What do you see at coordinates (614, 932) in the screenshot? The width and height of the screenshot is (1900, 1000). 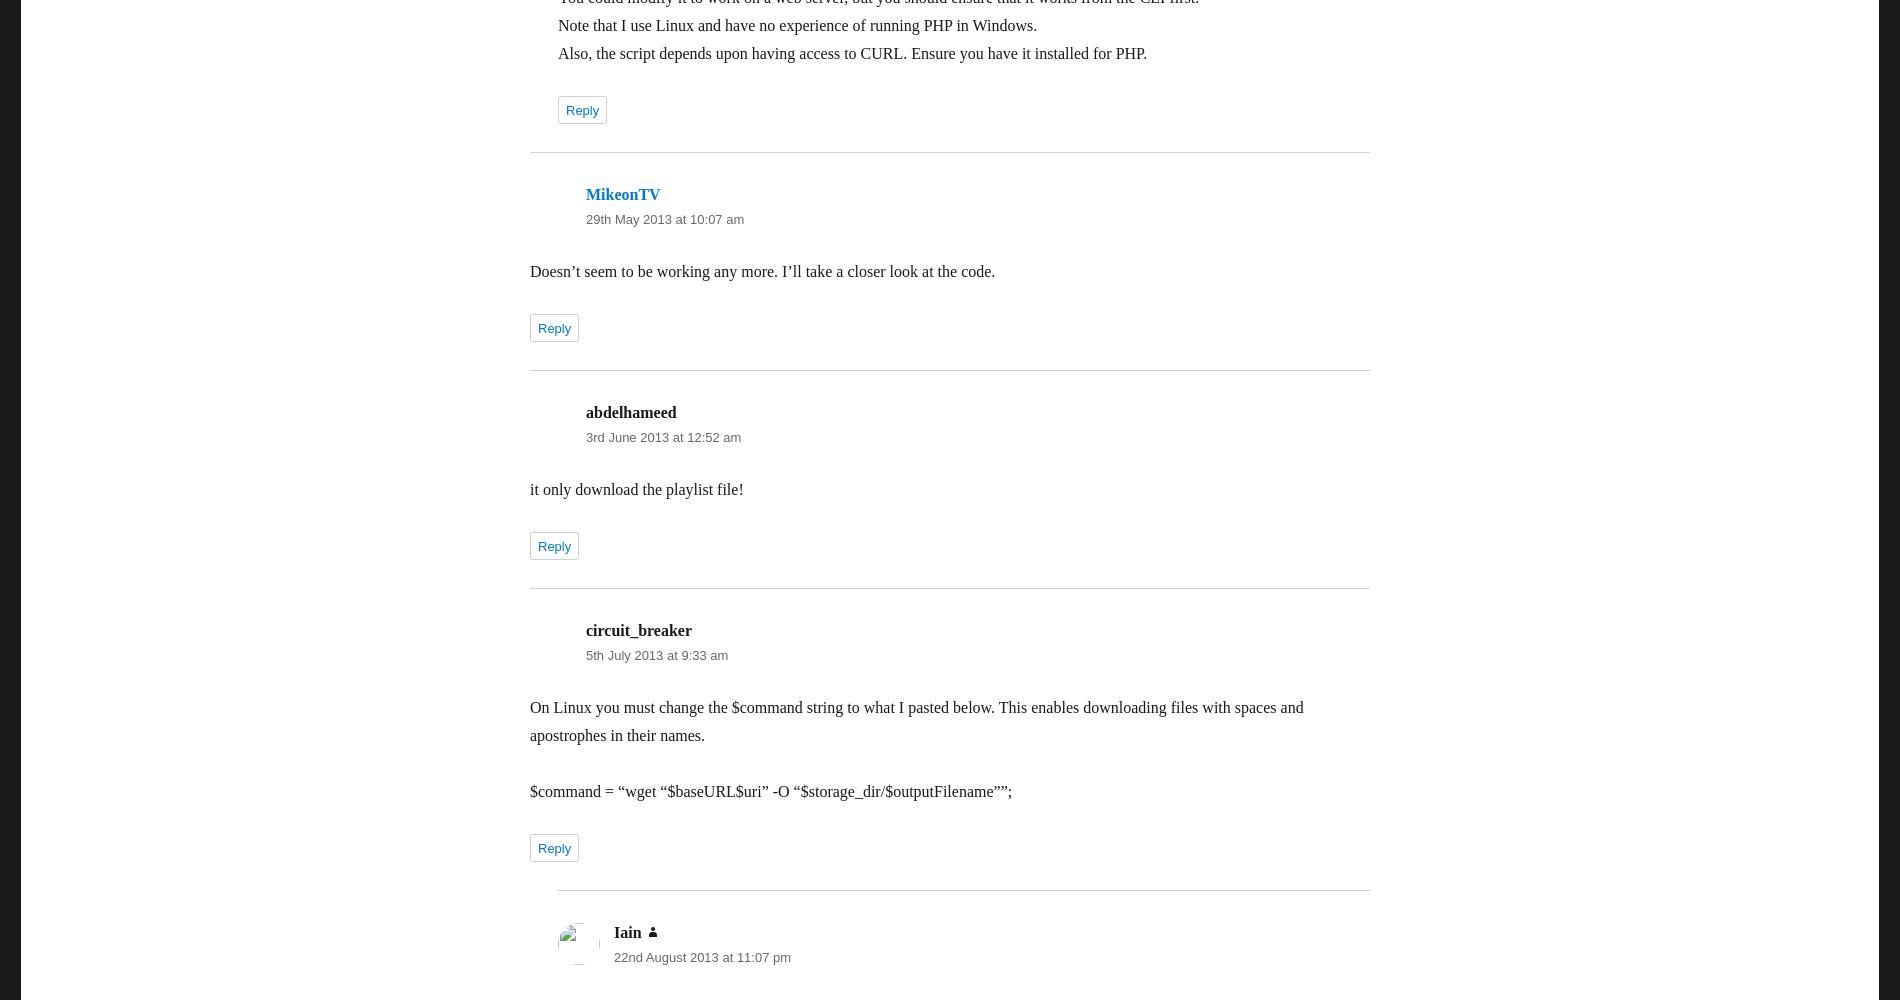 I see `'Iain'` at bounding box center [614, 932].